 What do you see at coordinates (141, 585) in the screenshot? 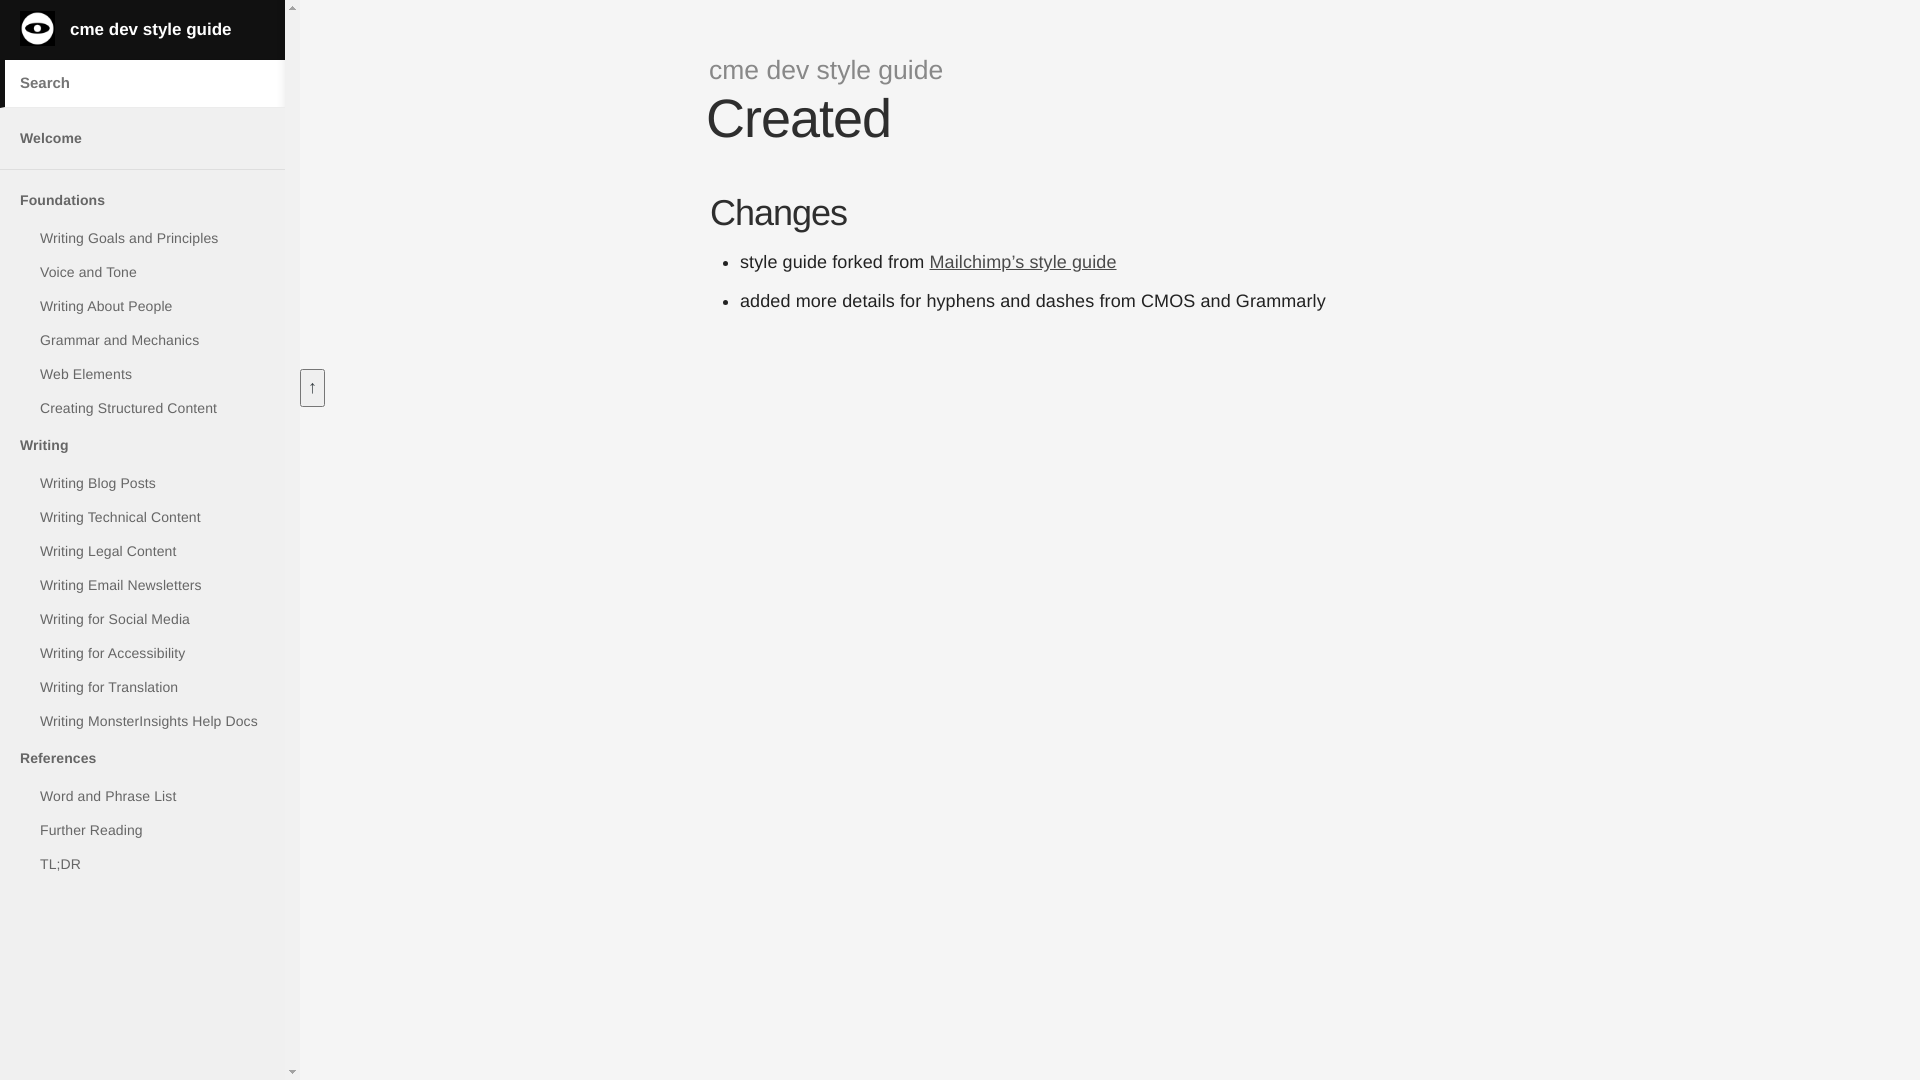
I see `'Writing Email Newsletters'` at bounding box center [141, 585].